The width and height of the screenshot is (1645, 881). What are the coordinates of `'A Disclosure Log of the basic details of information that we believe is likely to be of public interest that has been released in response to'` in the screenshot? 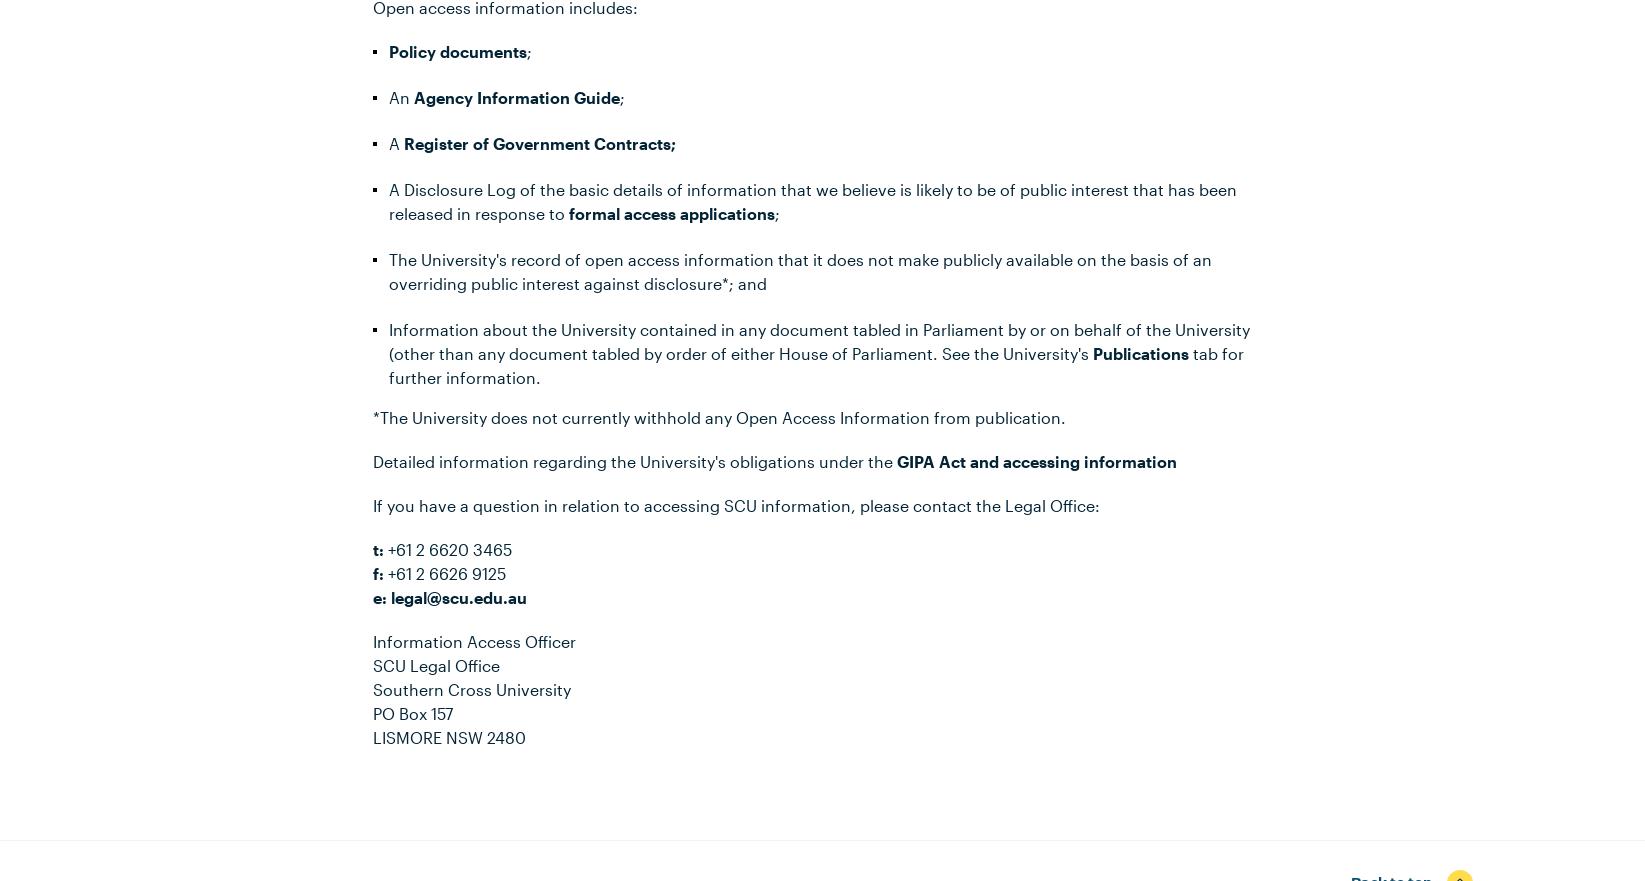 It's located at (387, 201).